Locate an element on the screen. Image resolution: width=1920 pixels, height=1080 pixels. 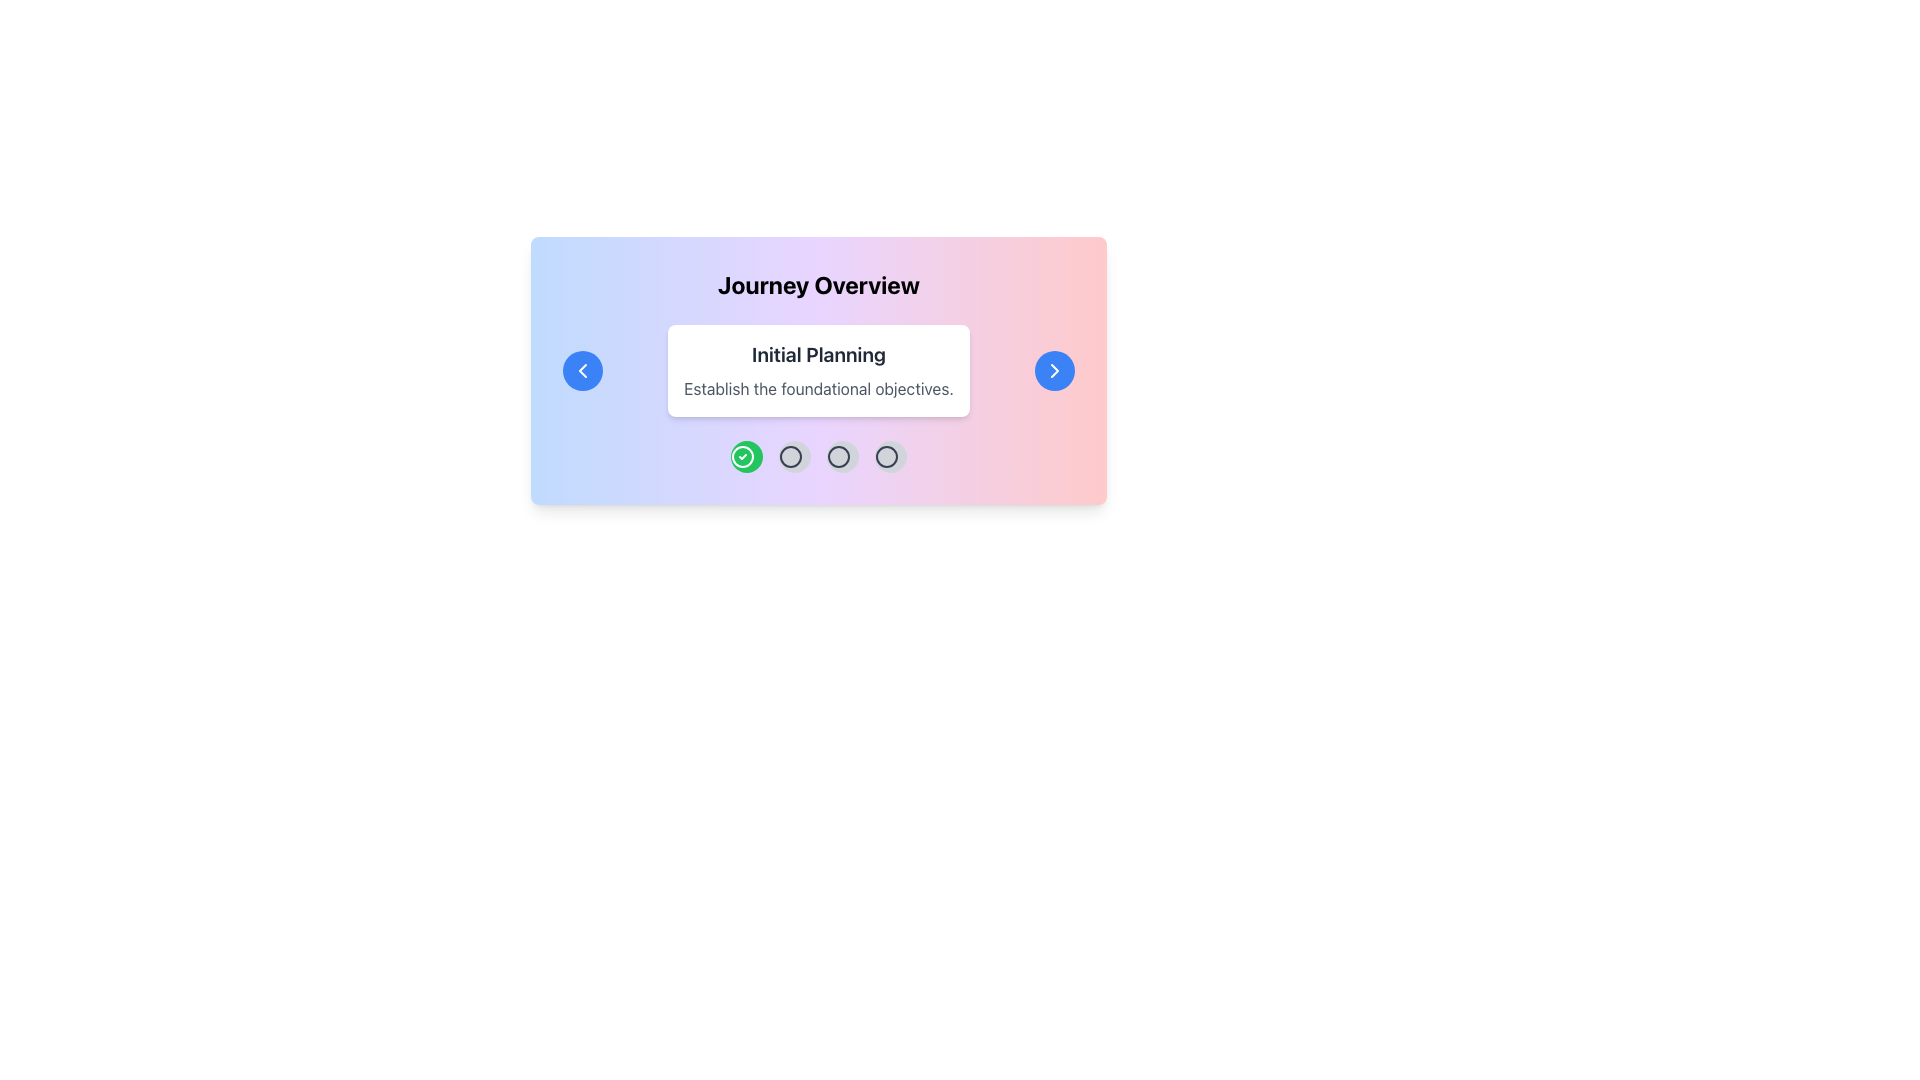
the right-facing chevron icon, which is styled as a blue circular button and indicates progression or navigation to the next stage is located at coordinates (1054, 370).